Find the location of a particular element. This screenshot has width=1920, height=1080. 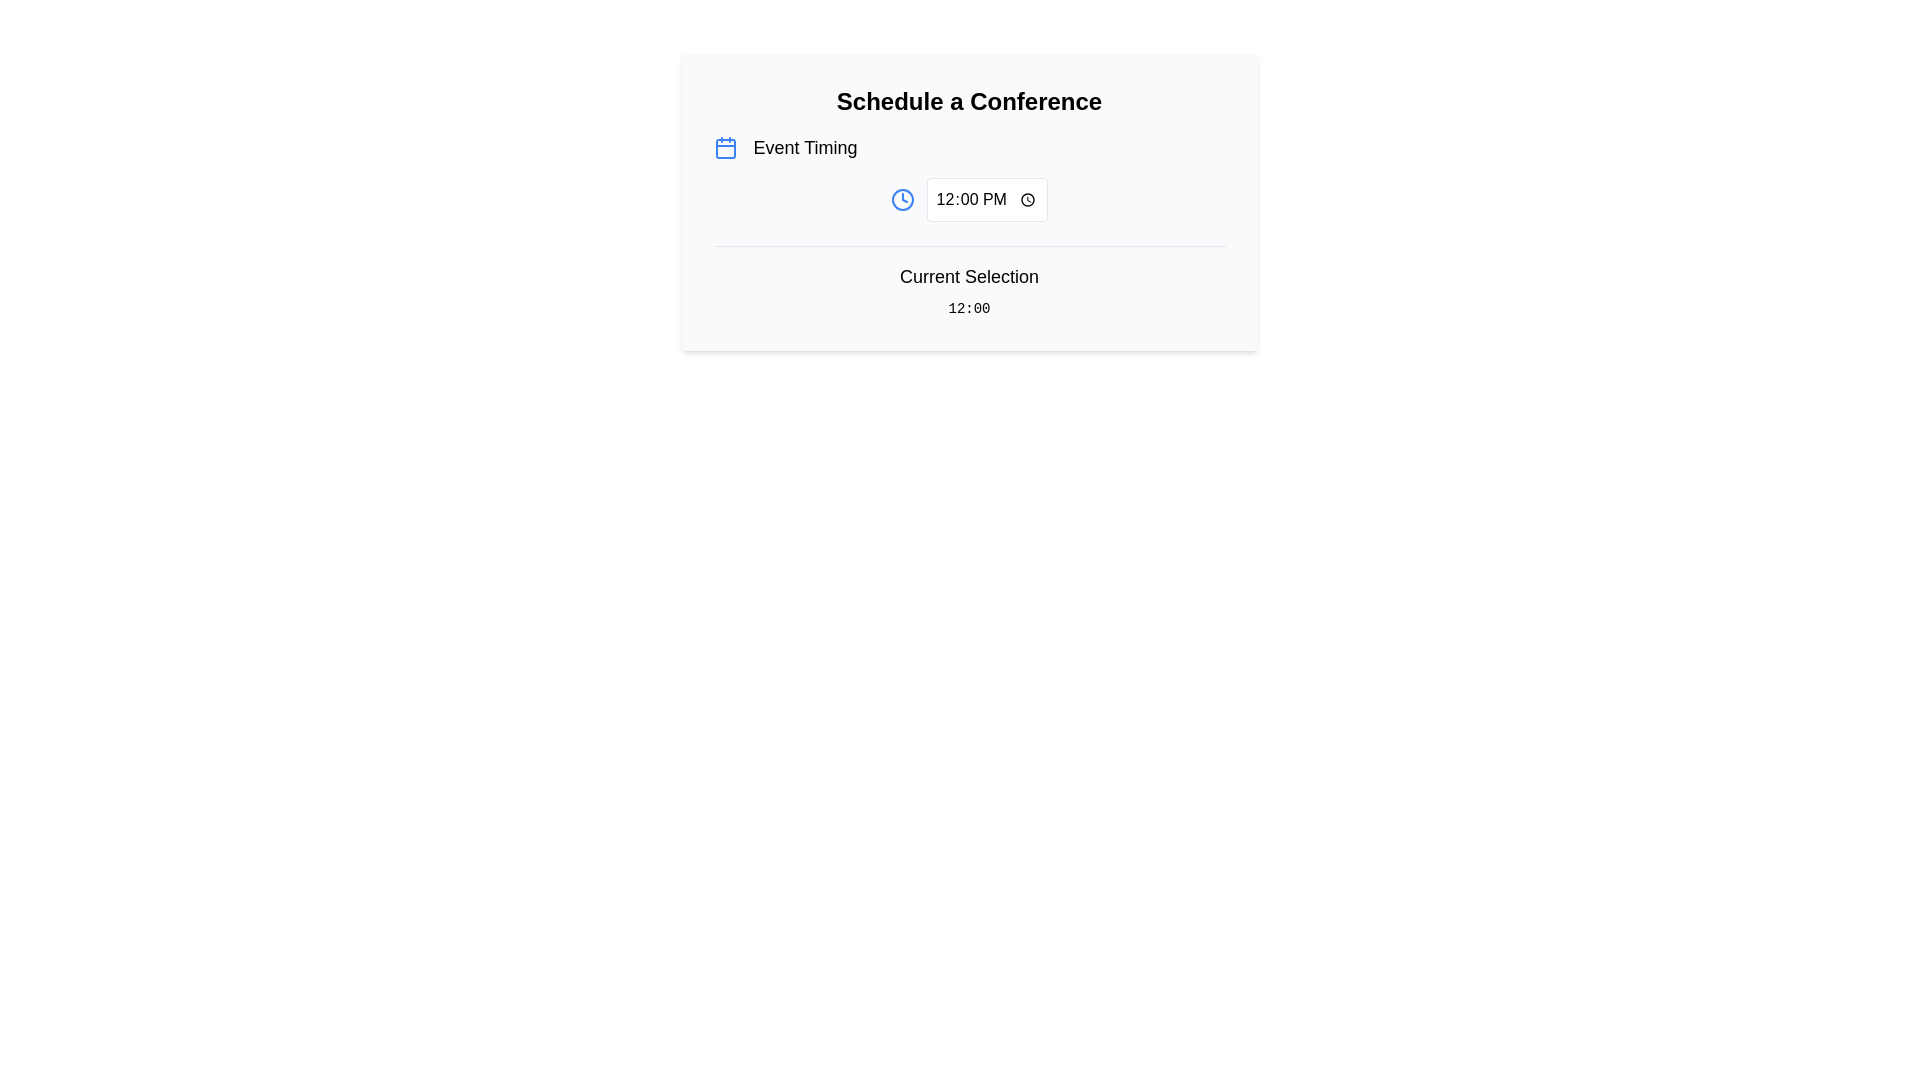

the decorative SVG element representing the date box in the calendar visualization, located at the center of the blue calendar icon, to access the related 'Event Timing' feature is located at coordinates (724, 148).